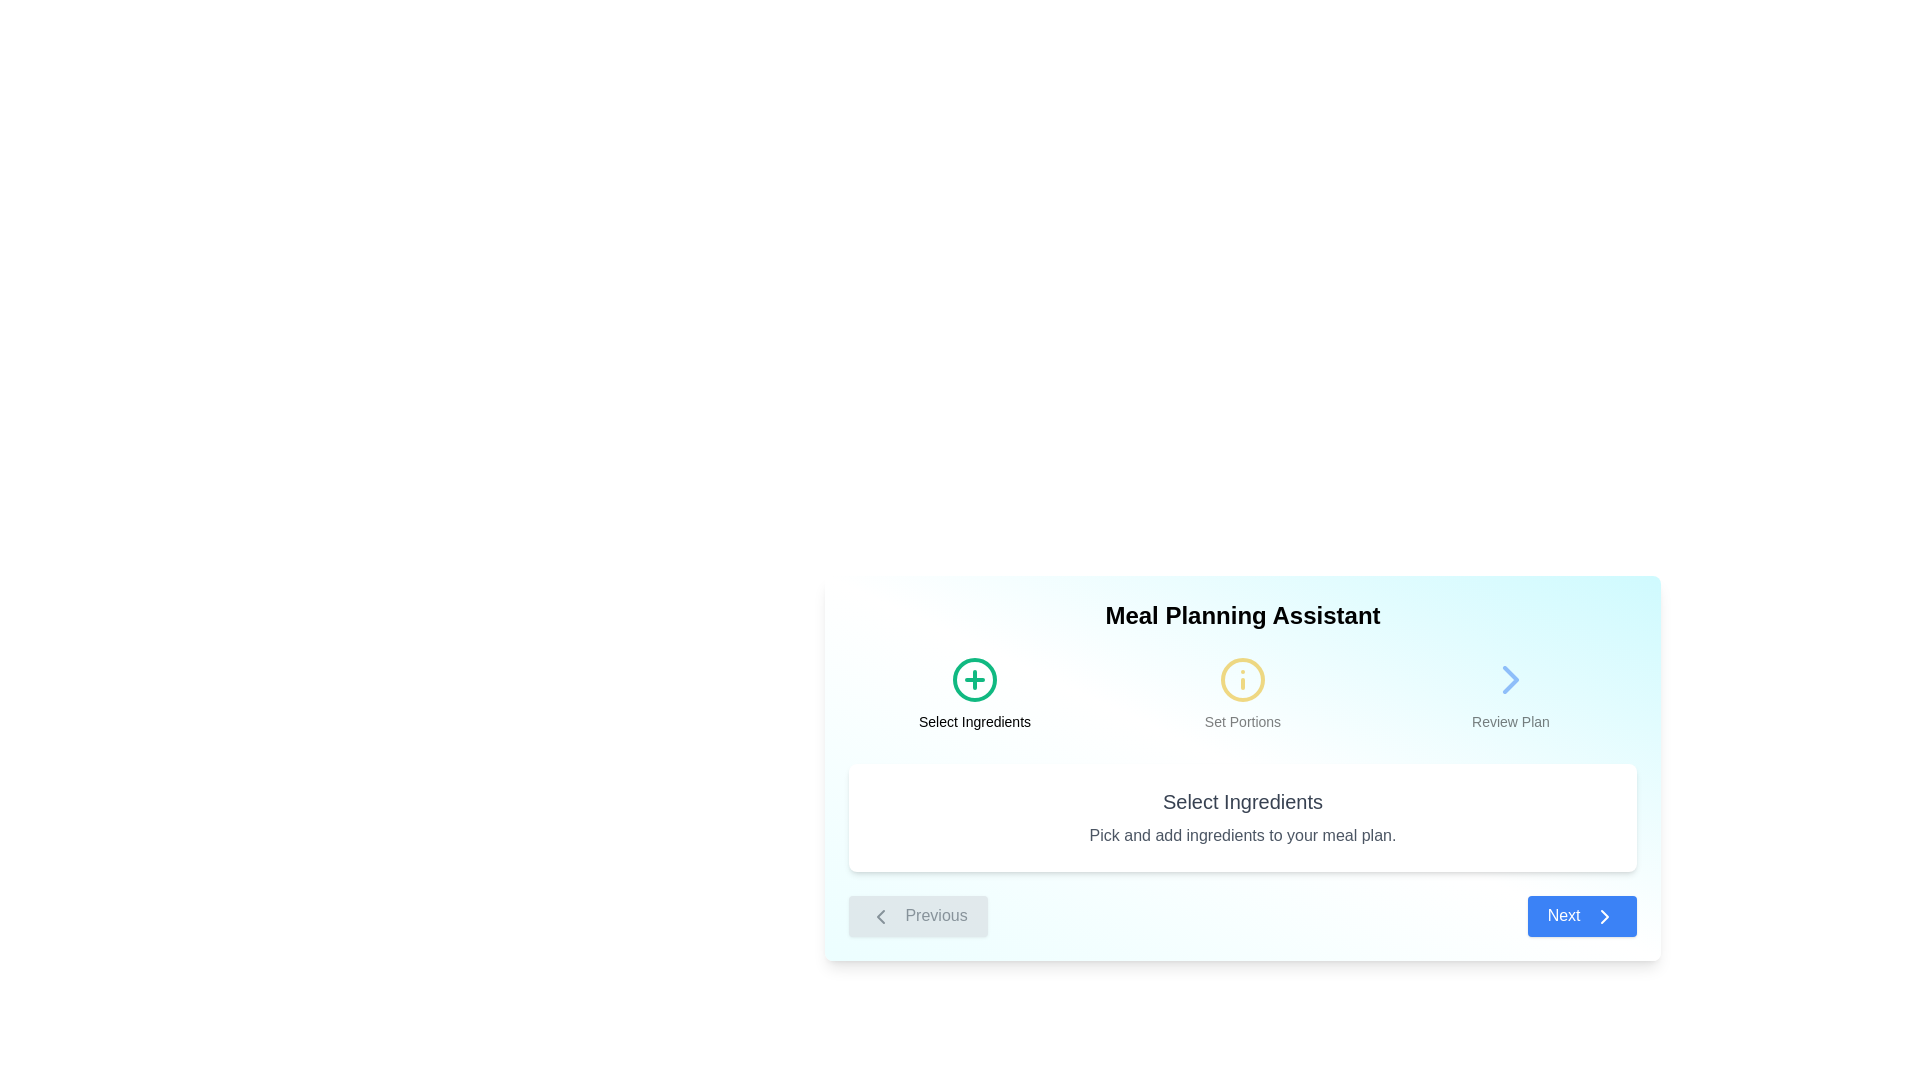 The width and height of the screenshot is (1920, 1080). Describe the element at coordinates (1242, 693) in the screenshot. I see `the middle icon with the associated text label` at that location.